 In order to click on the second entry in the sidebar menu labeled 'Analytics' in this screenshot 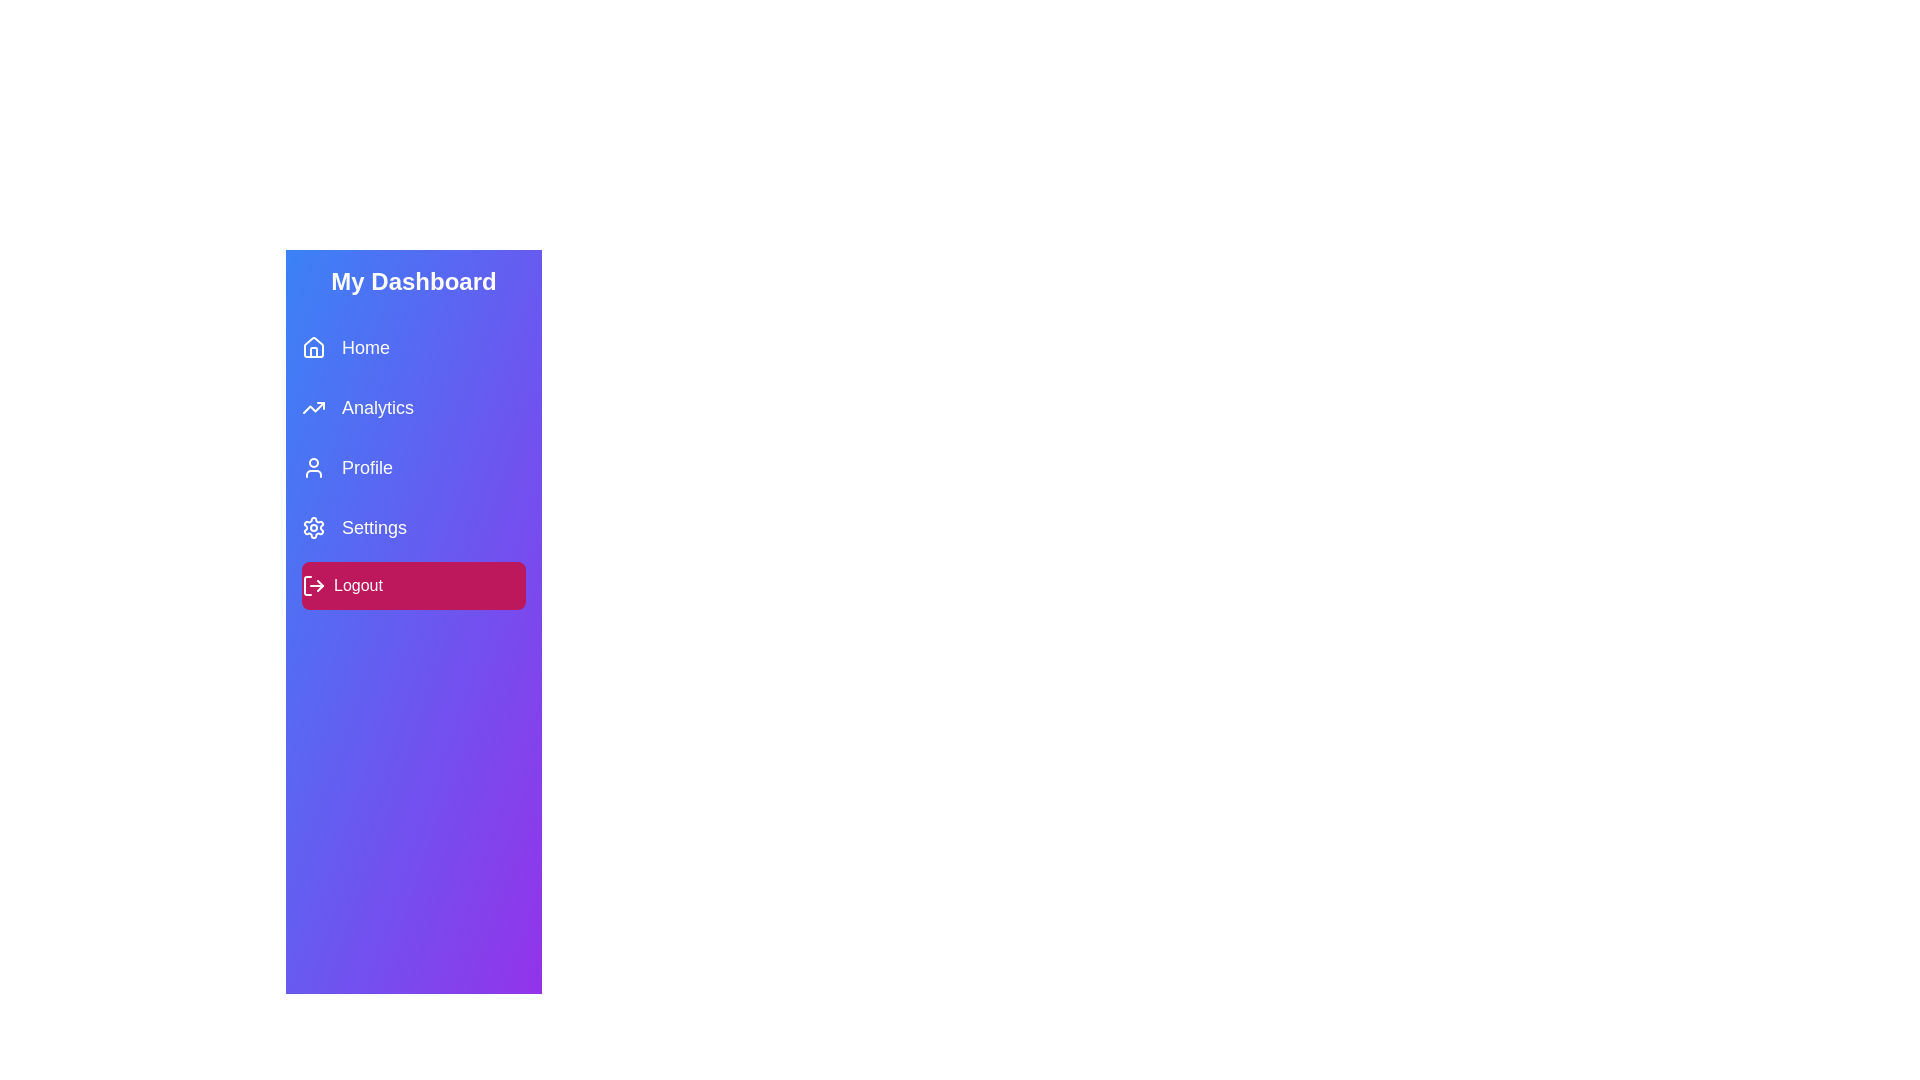, I will do `click(412, 437)`.